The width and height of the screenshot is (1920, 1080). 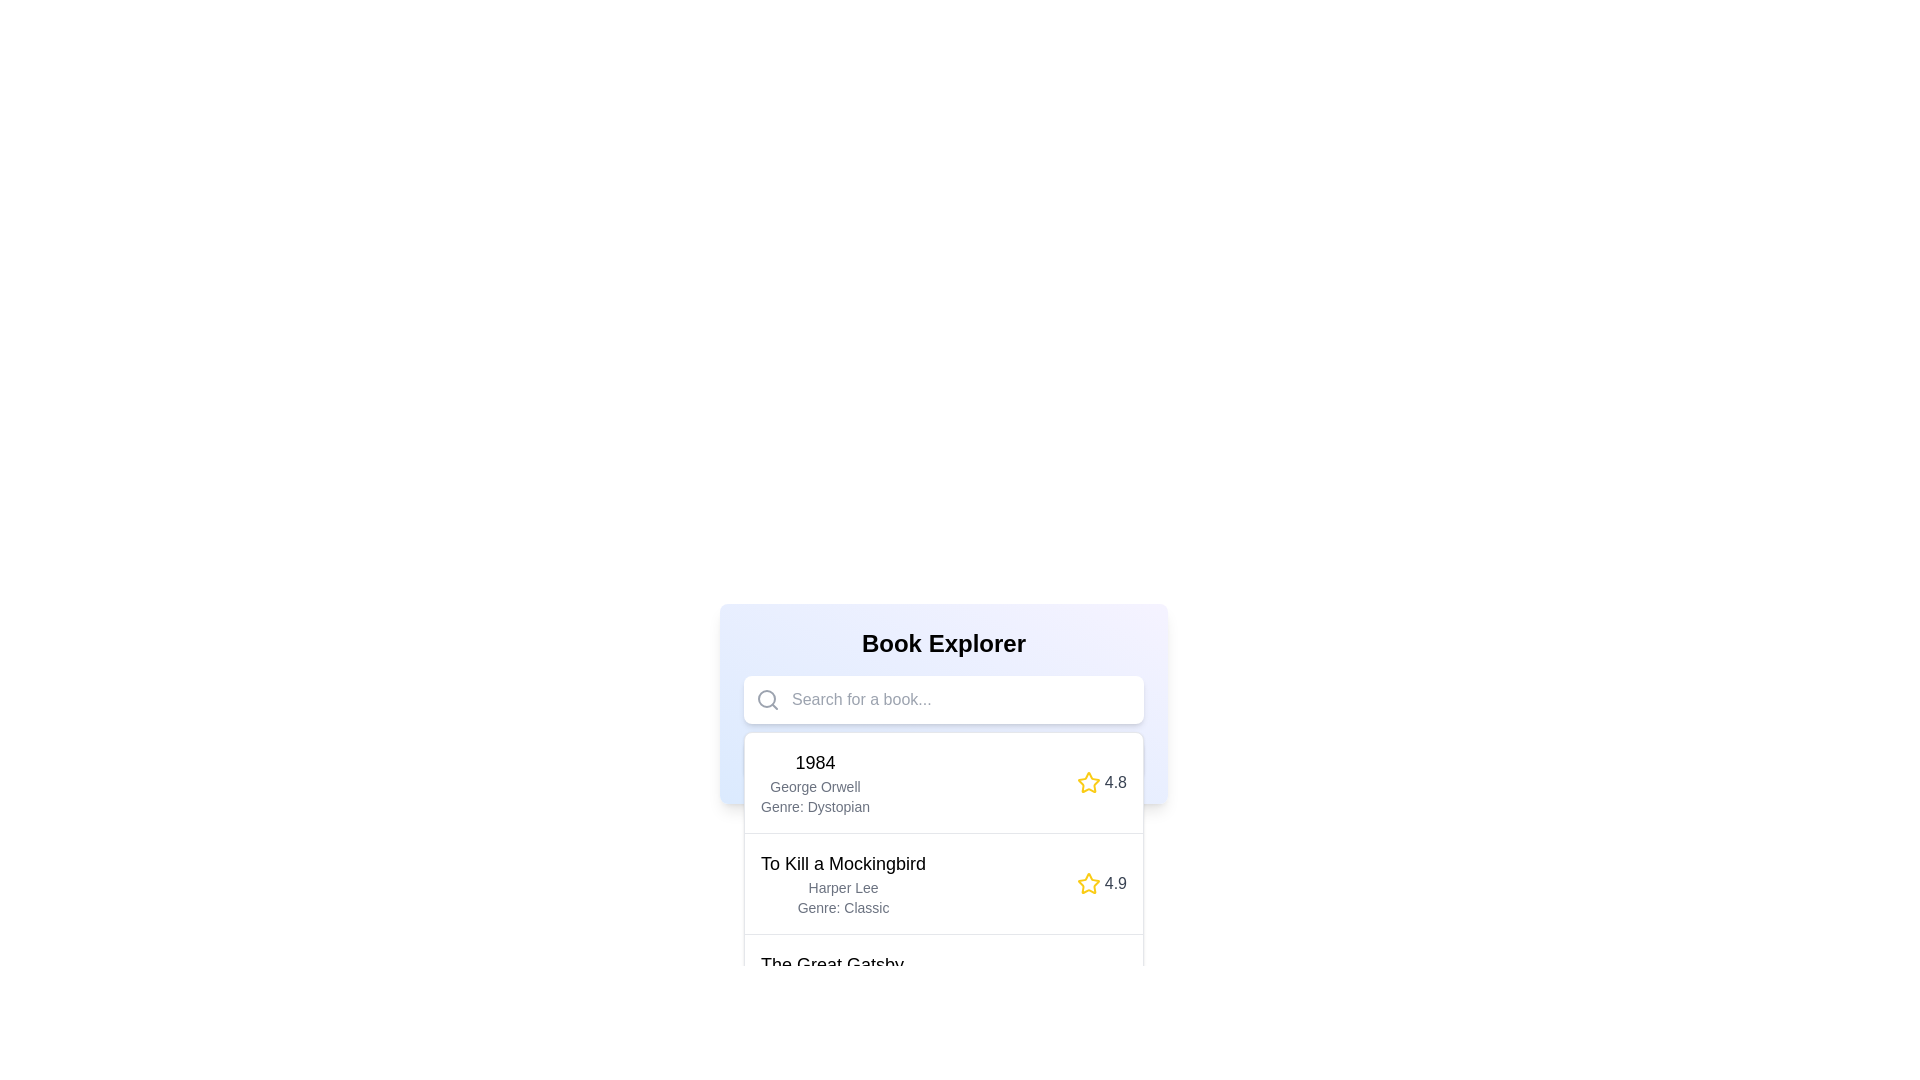 I want to click on the magnifying glass icon located in the search bar area under the 'Book Explorer' heading, which serves as a visual cue for the adjacent search input field, so click(x=767, y=698).